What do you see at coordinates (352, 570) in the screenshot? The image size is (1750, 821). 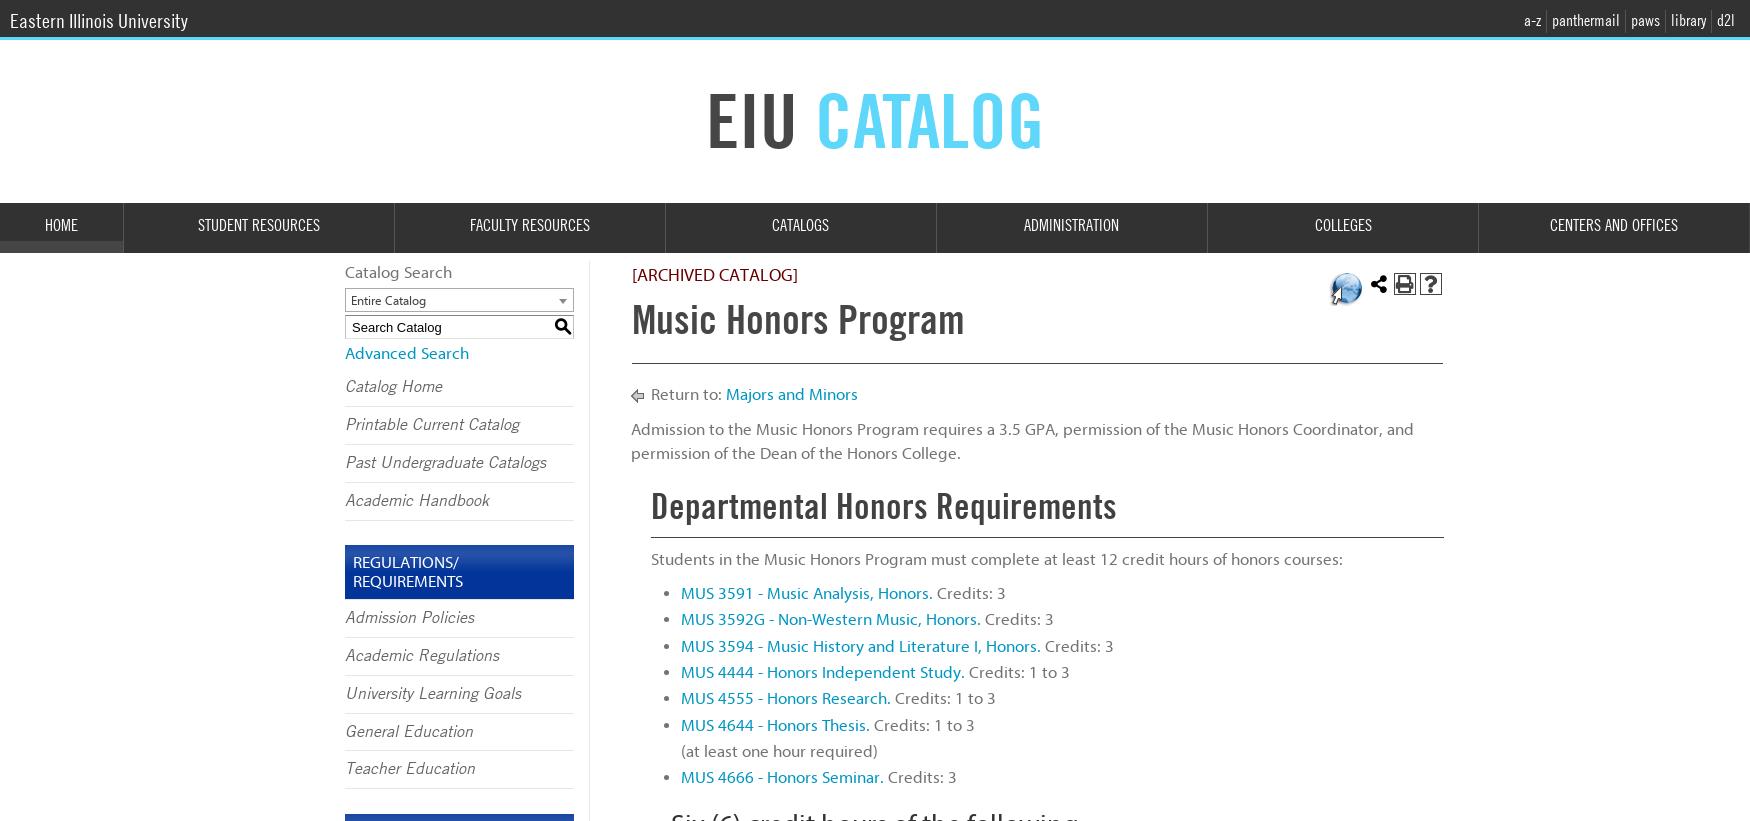 I see `'REGULATIONS/ REQUIREMENTS'` at bounding box center [352, 570].